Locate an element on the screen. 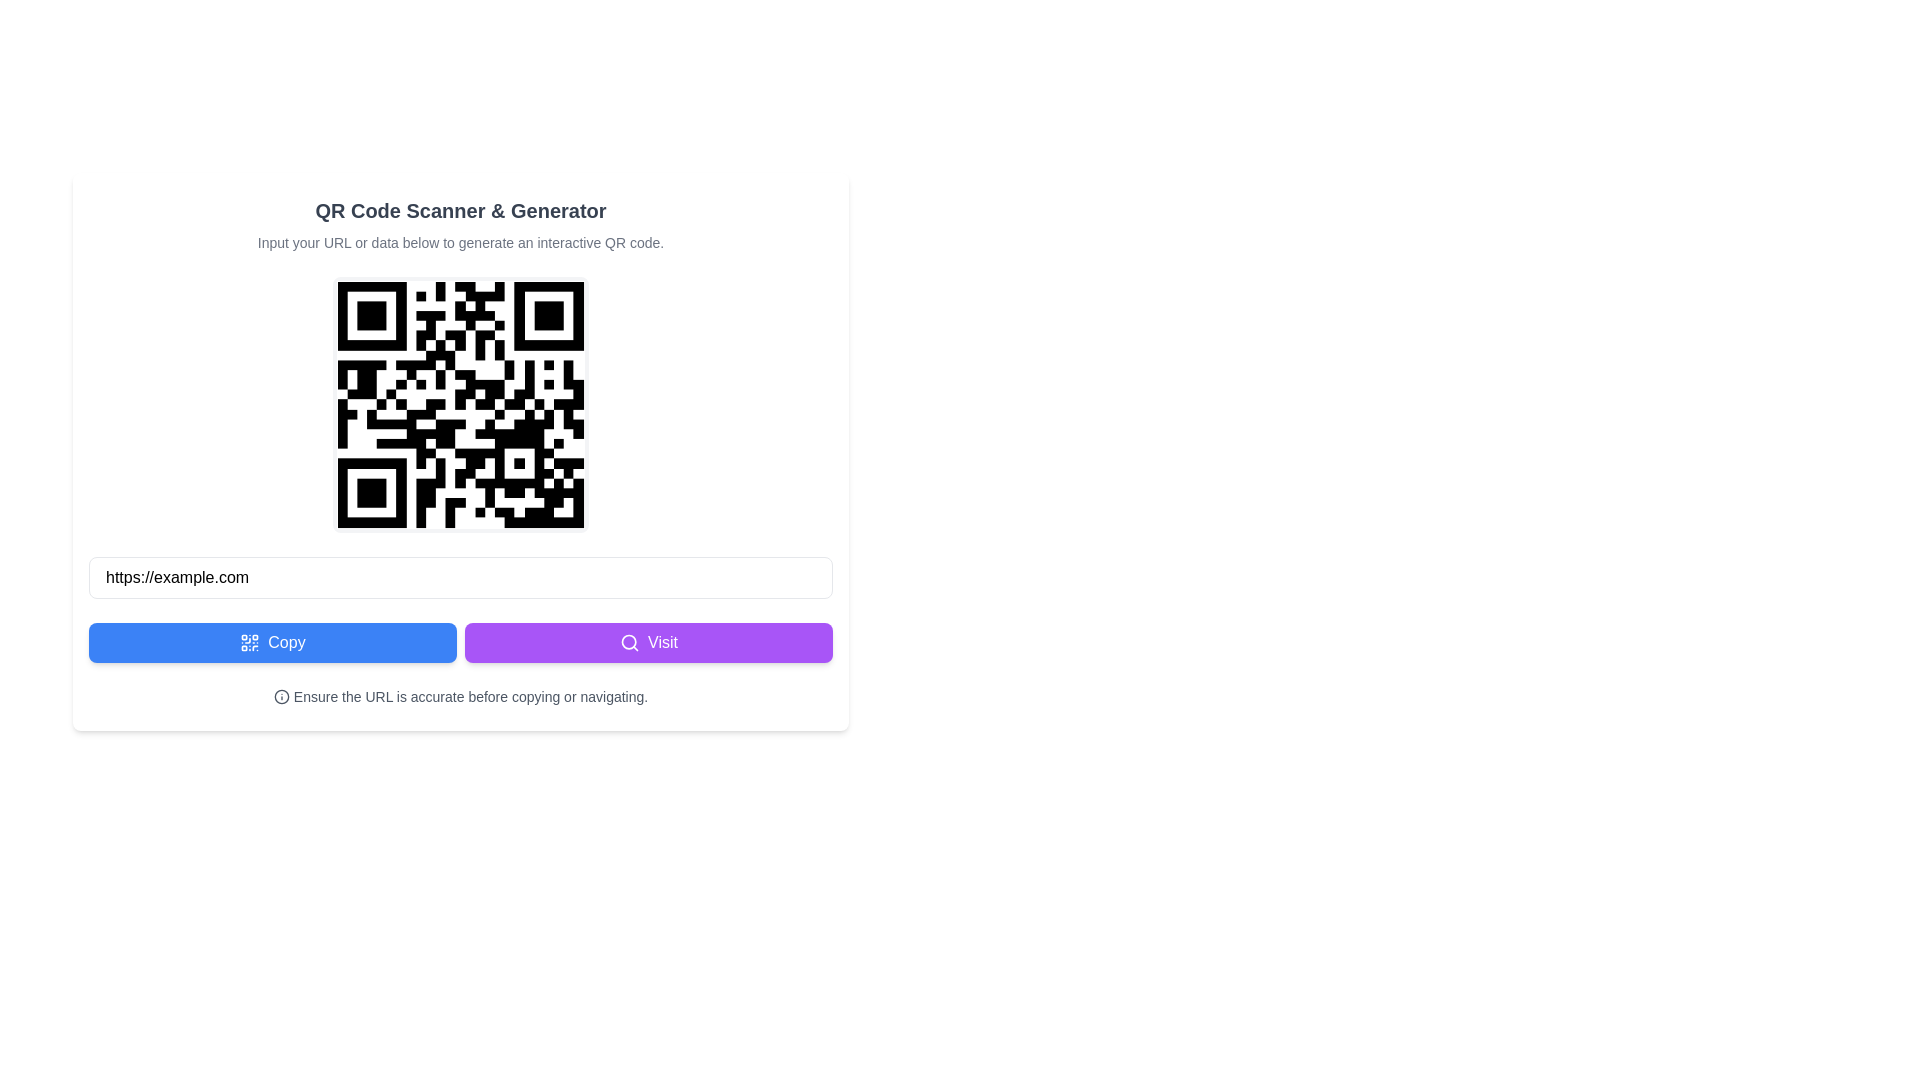  the magnifying glass icon on the left side of the 'Visit' button is located at coordinates (628, 643).